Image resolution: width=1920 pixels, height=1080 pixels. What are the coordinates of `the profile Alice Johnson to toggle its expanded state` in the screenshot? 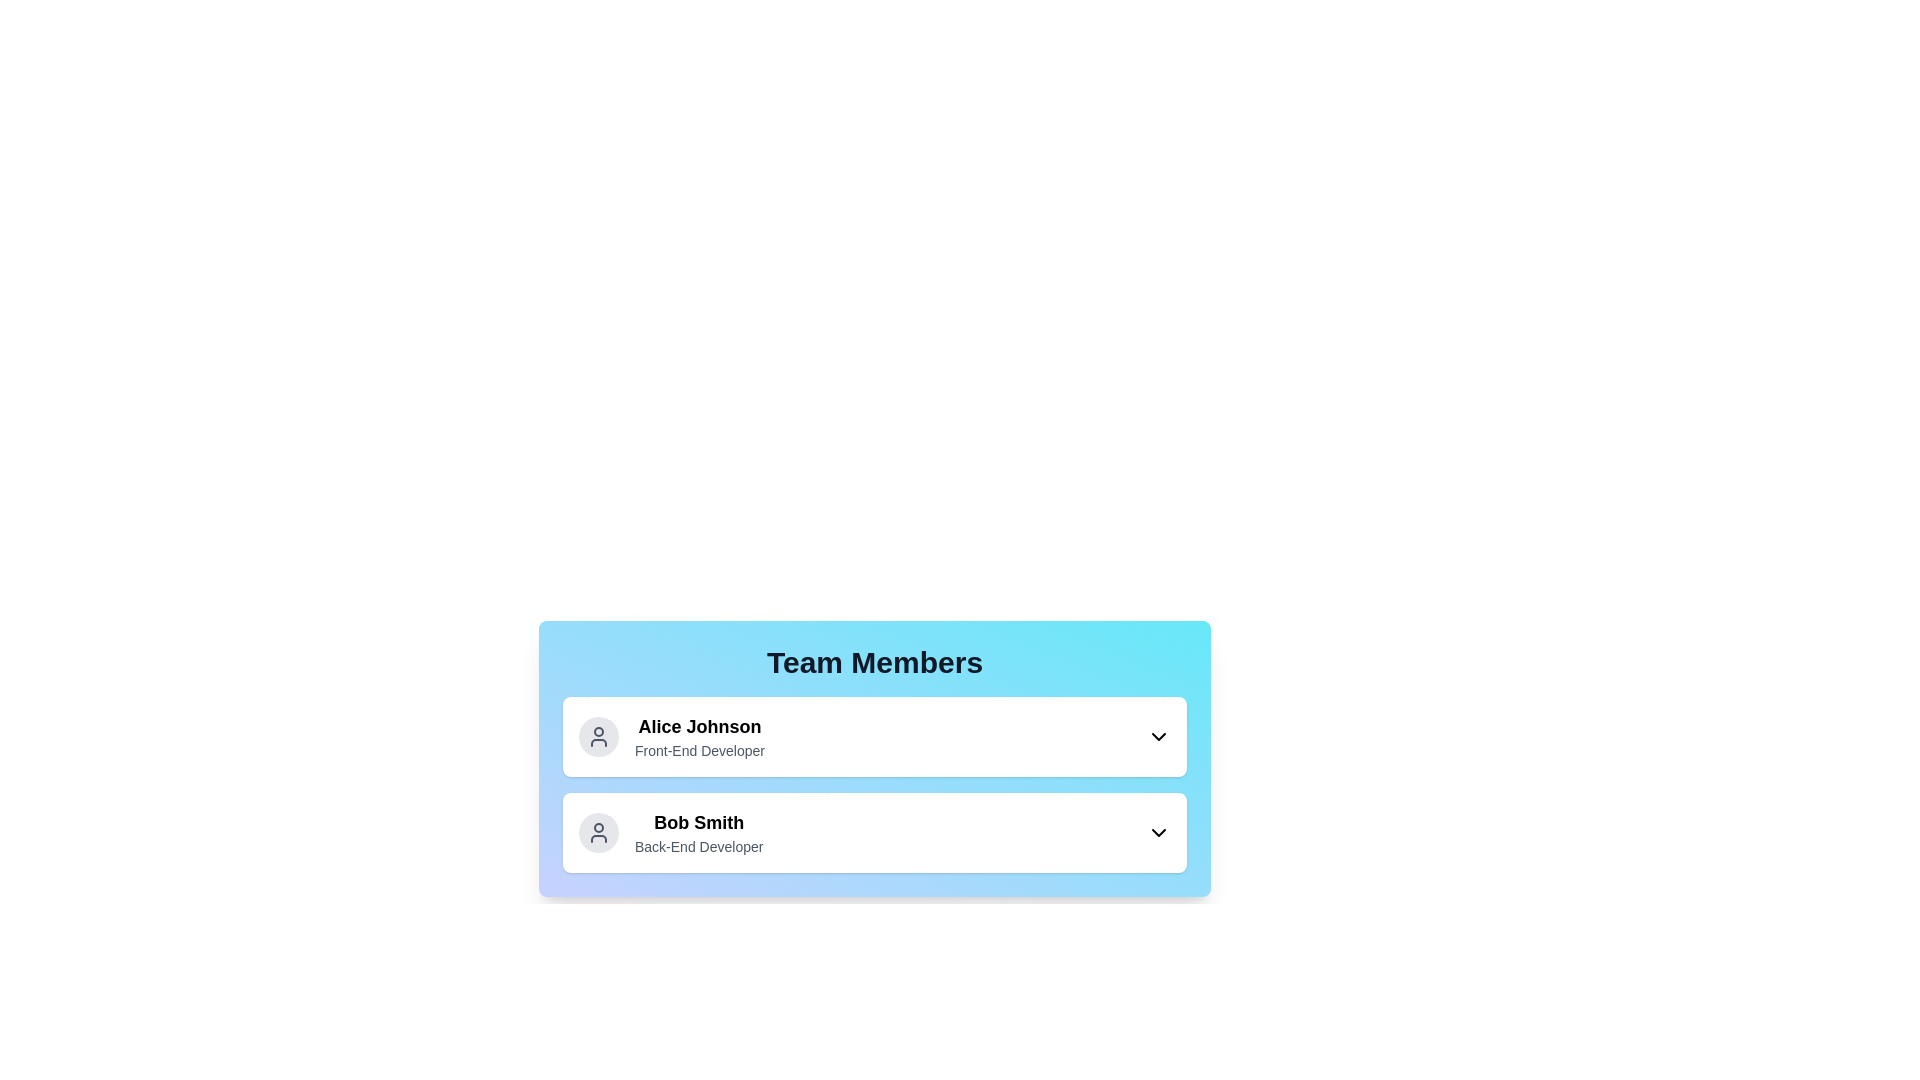 It's located at (874, 736).